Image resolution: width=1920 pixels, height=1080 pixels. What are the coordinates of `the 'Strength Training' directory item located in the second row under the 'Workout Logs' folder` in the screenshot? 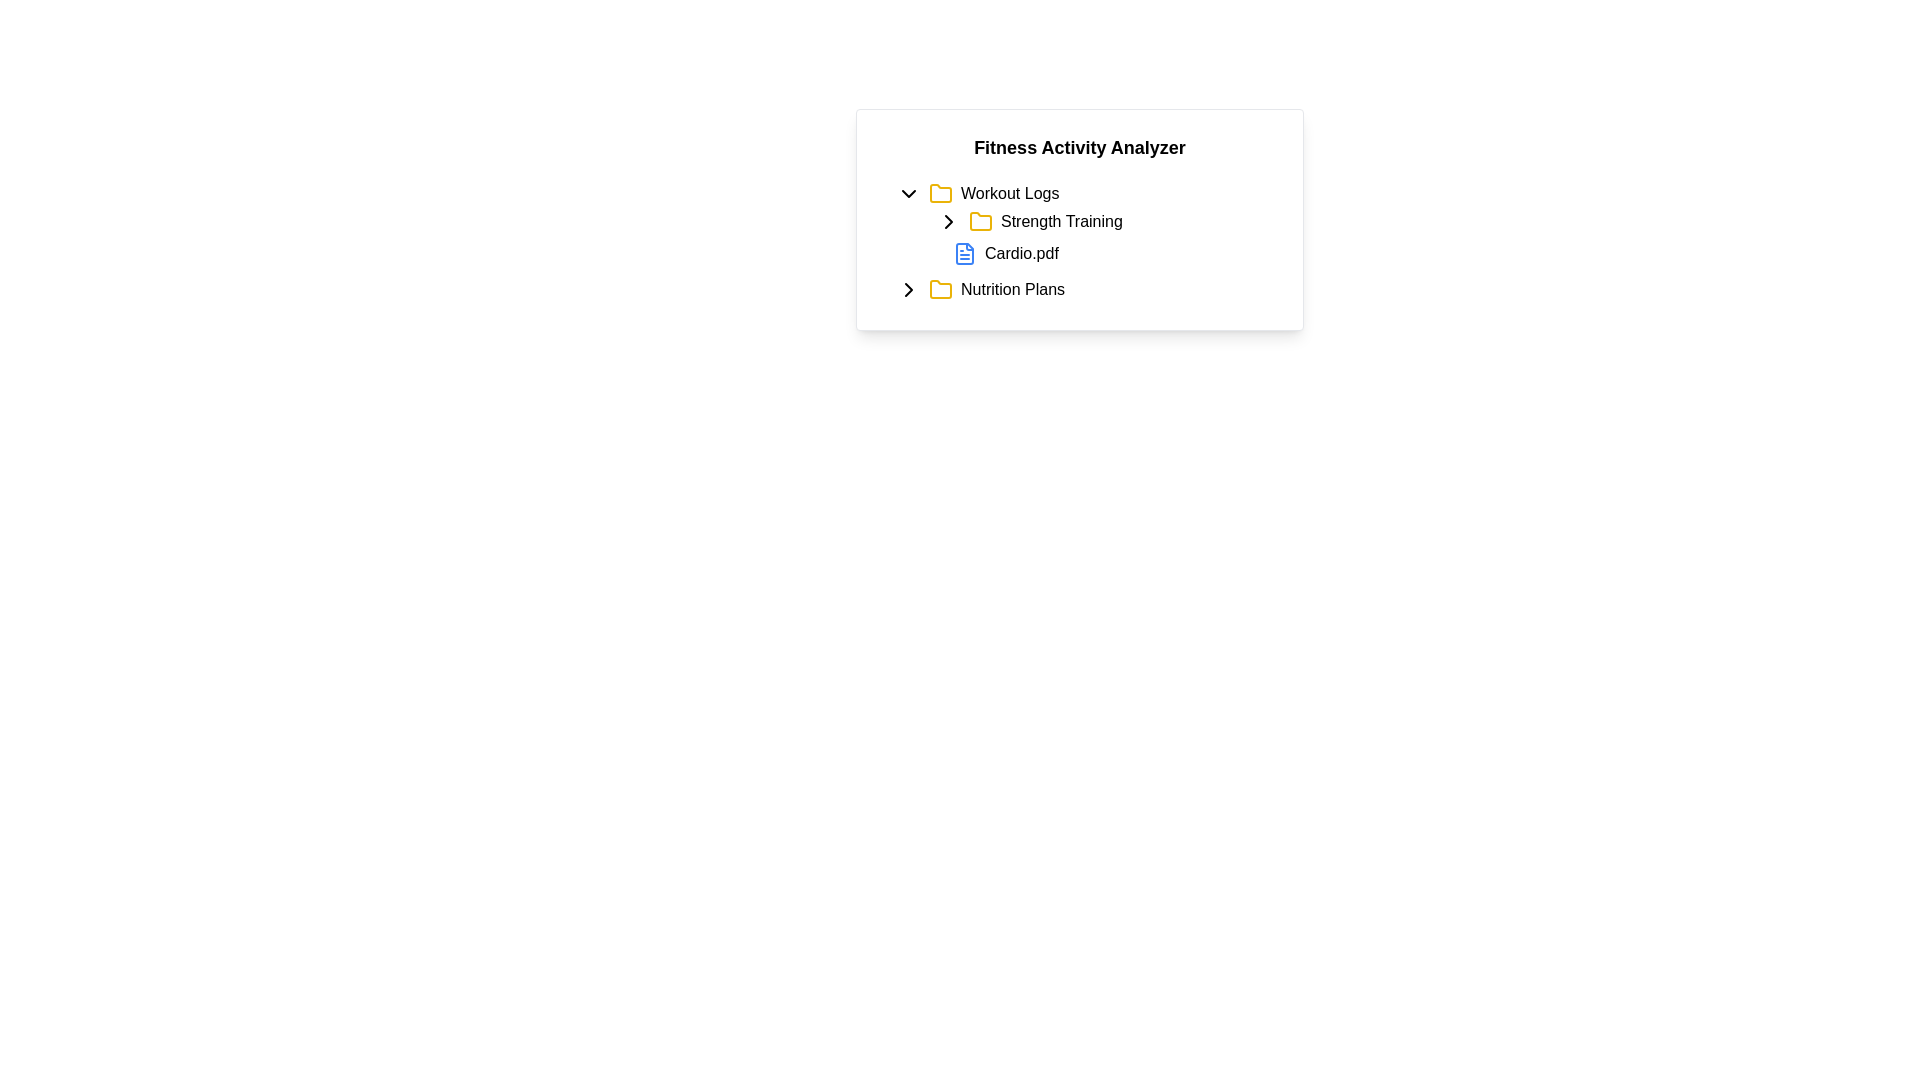 It's located at (1107, 222).